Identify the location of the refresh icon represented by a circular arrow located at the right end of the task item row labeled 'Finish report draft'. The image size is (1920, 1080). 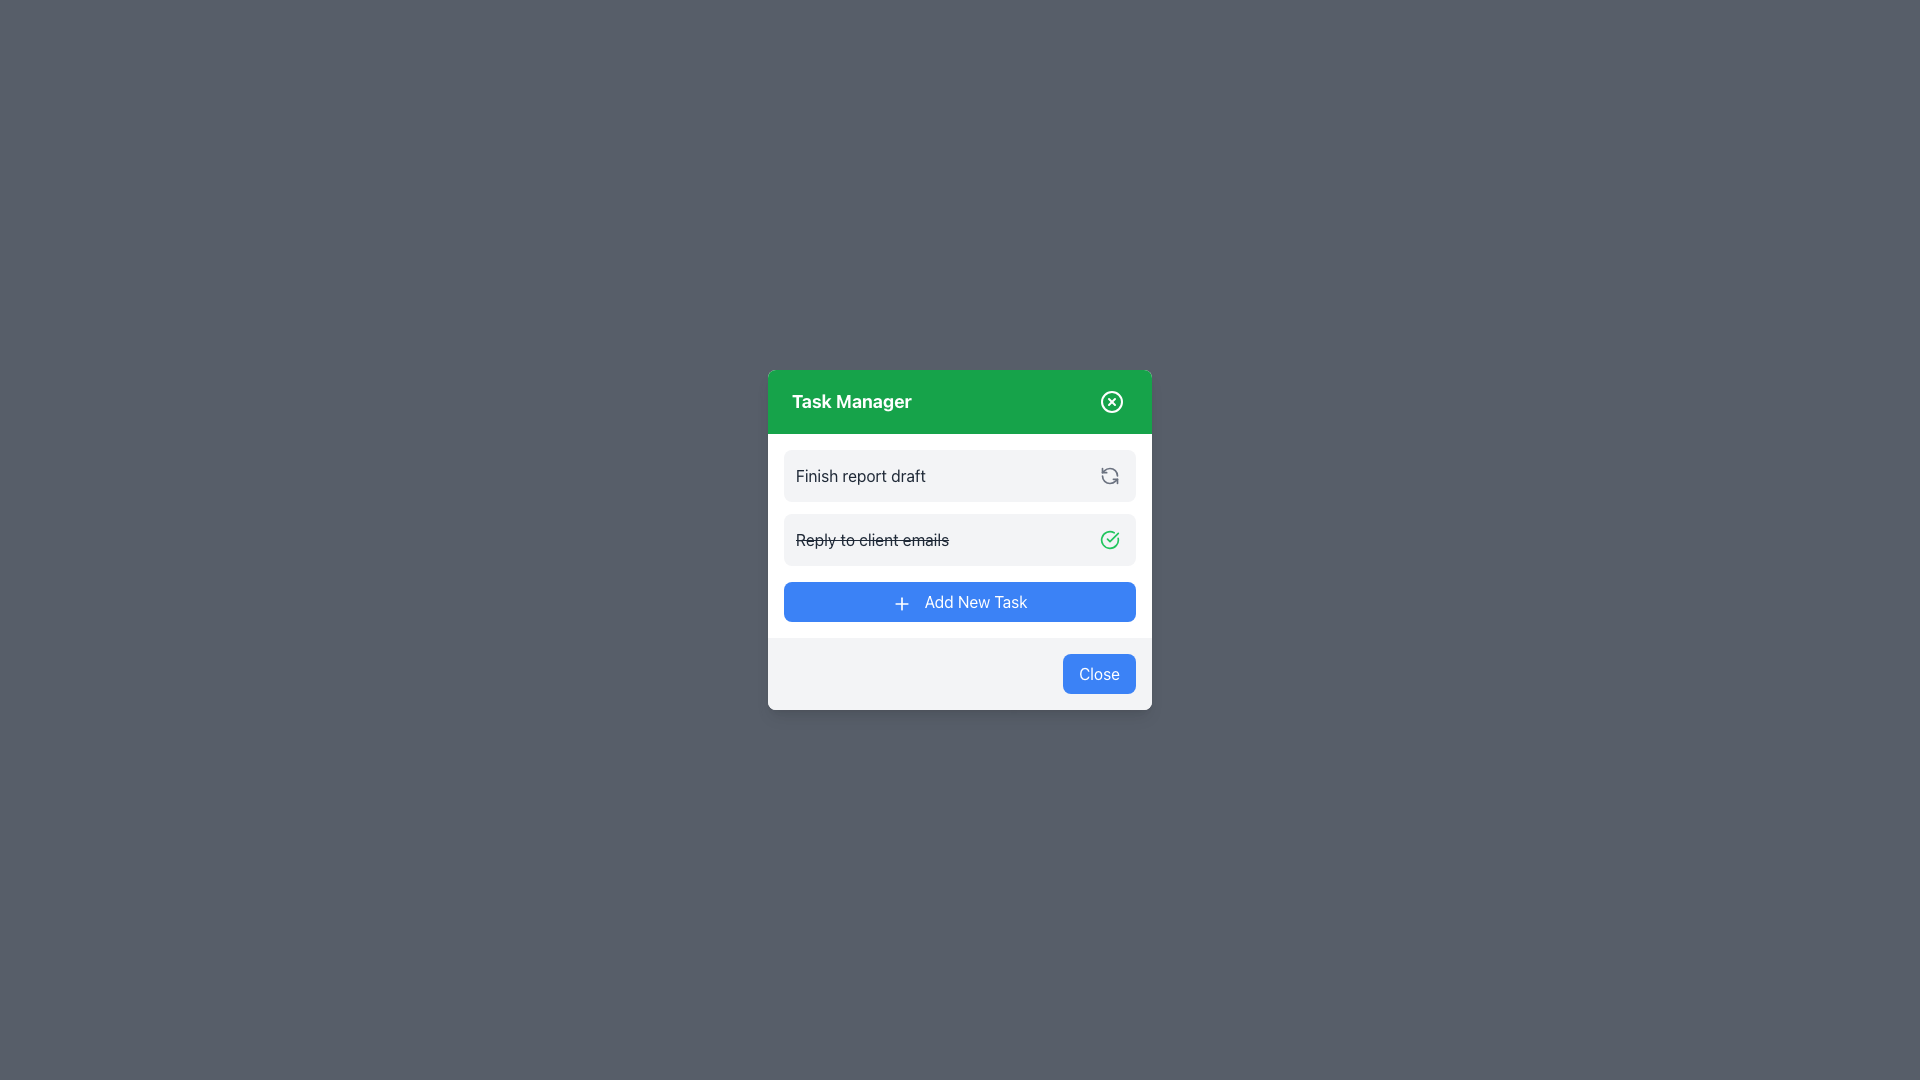
(1108, 475).